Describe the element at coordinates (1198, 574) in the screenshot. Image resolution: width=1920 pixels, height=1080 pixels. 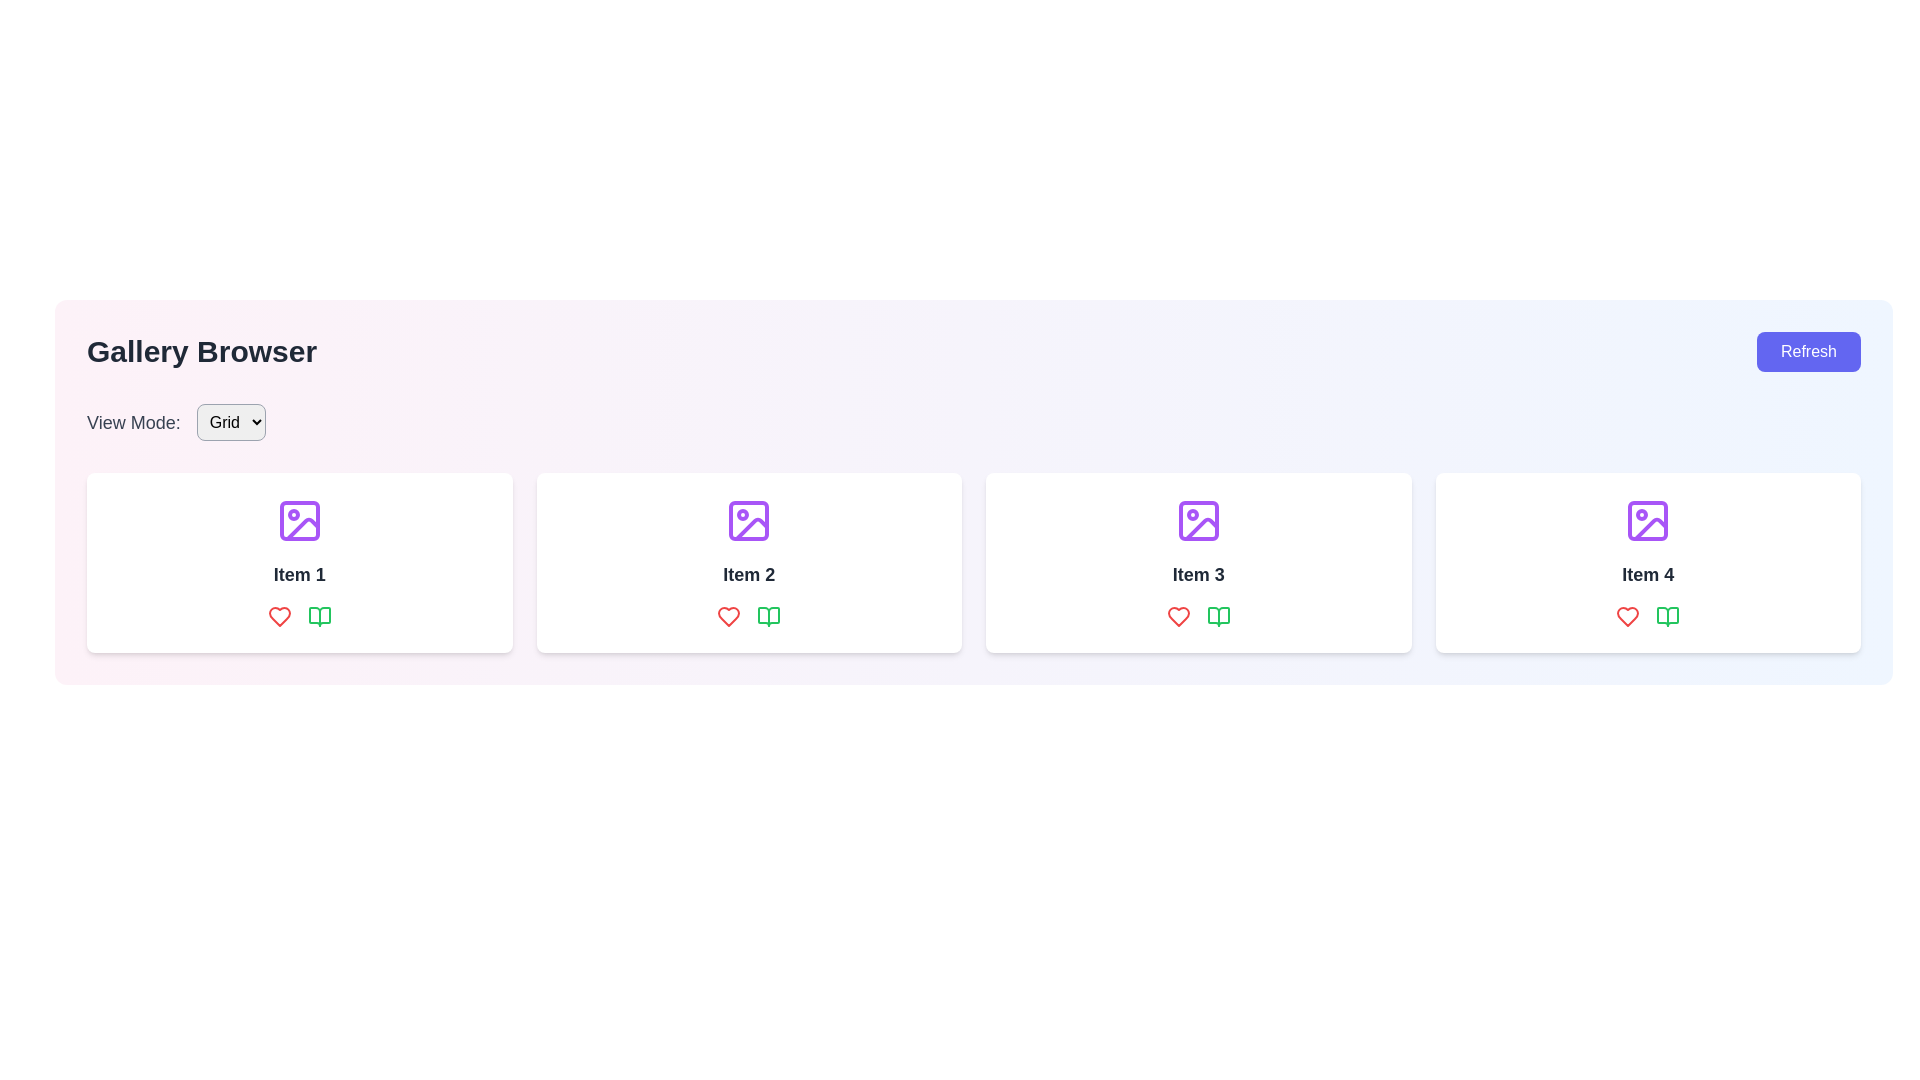
I see `the Label displaying 'Item 3', which is styled with a large, bold font in gray color, located beneath the purple image icon and above the two colored action icons in the third item box of the gallery` at that location.